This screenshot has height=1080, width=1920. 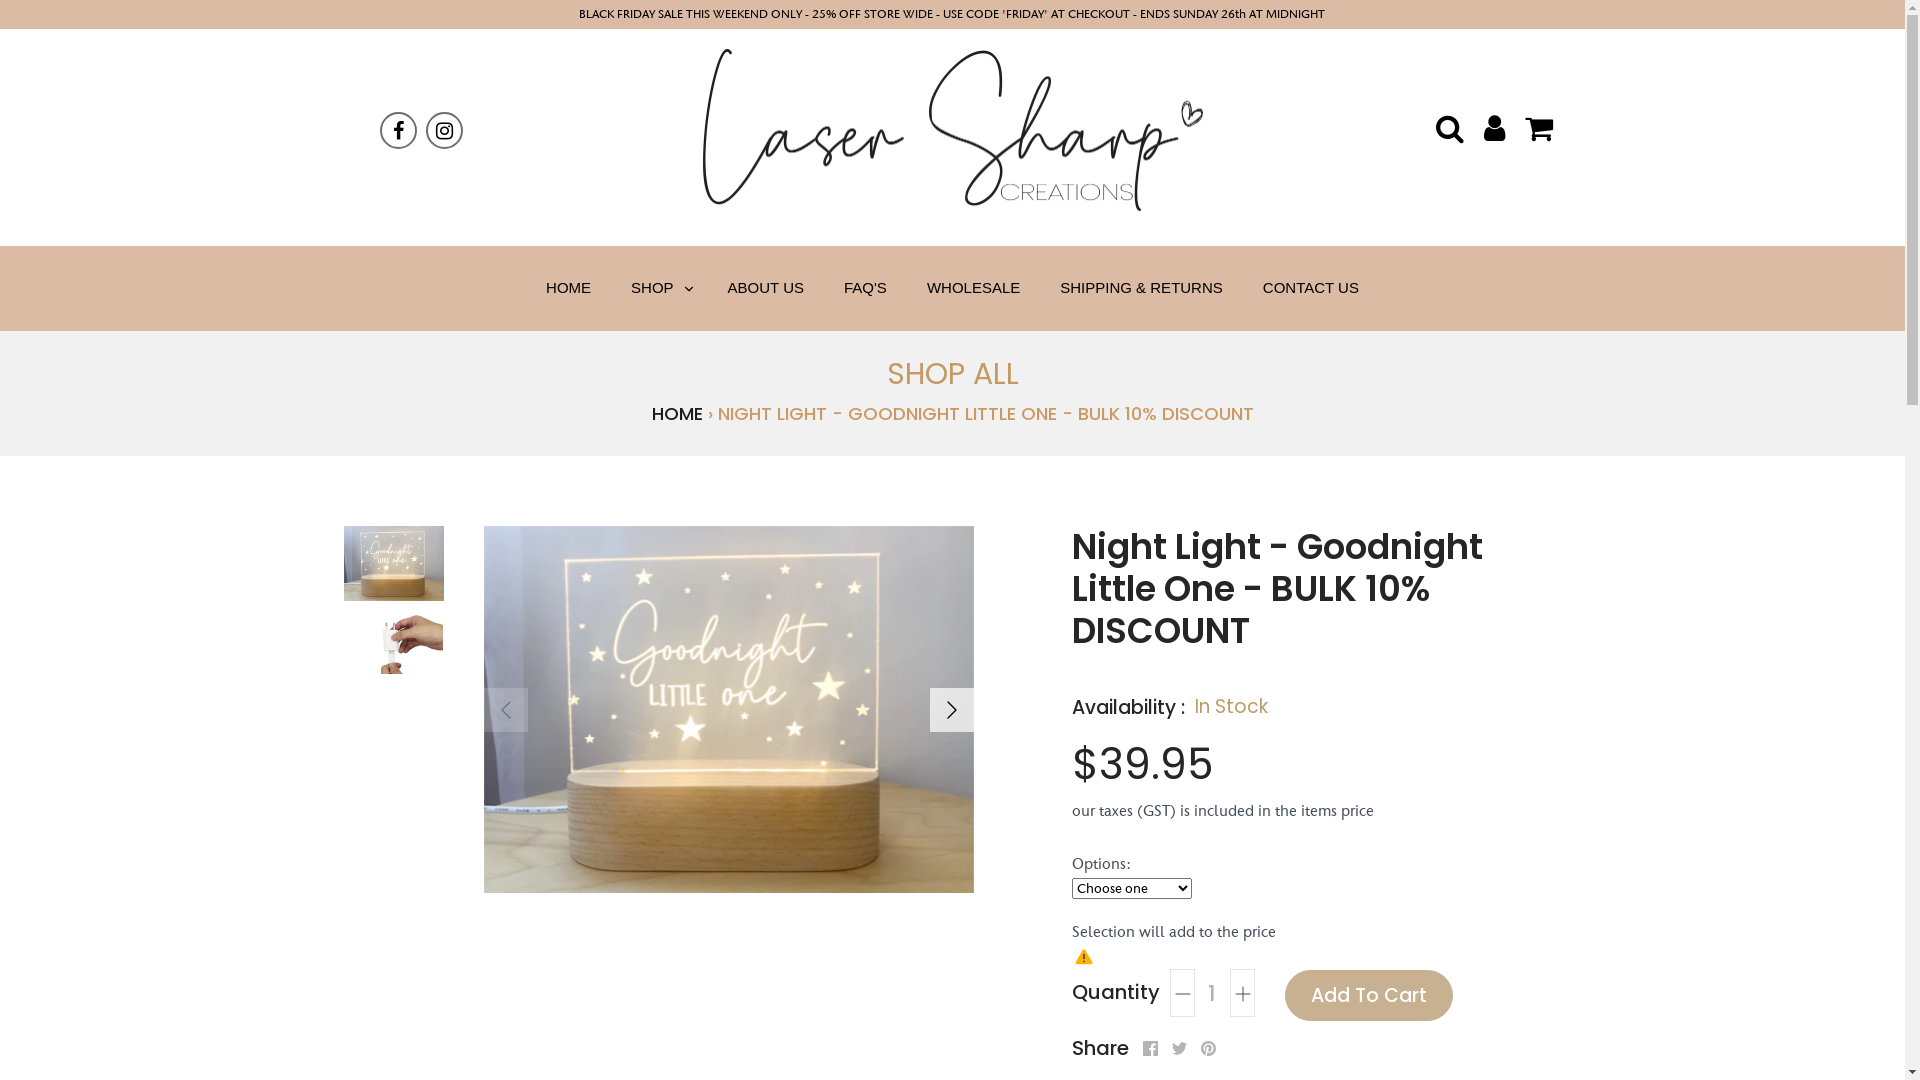 What do you see at coordinates (1206, 1047) in the screenshot?
I see `'Pinterest` at bounding box center [1206, 1047].